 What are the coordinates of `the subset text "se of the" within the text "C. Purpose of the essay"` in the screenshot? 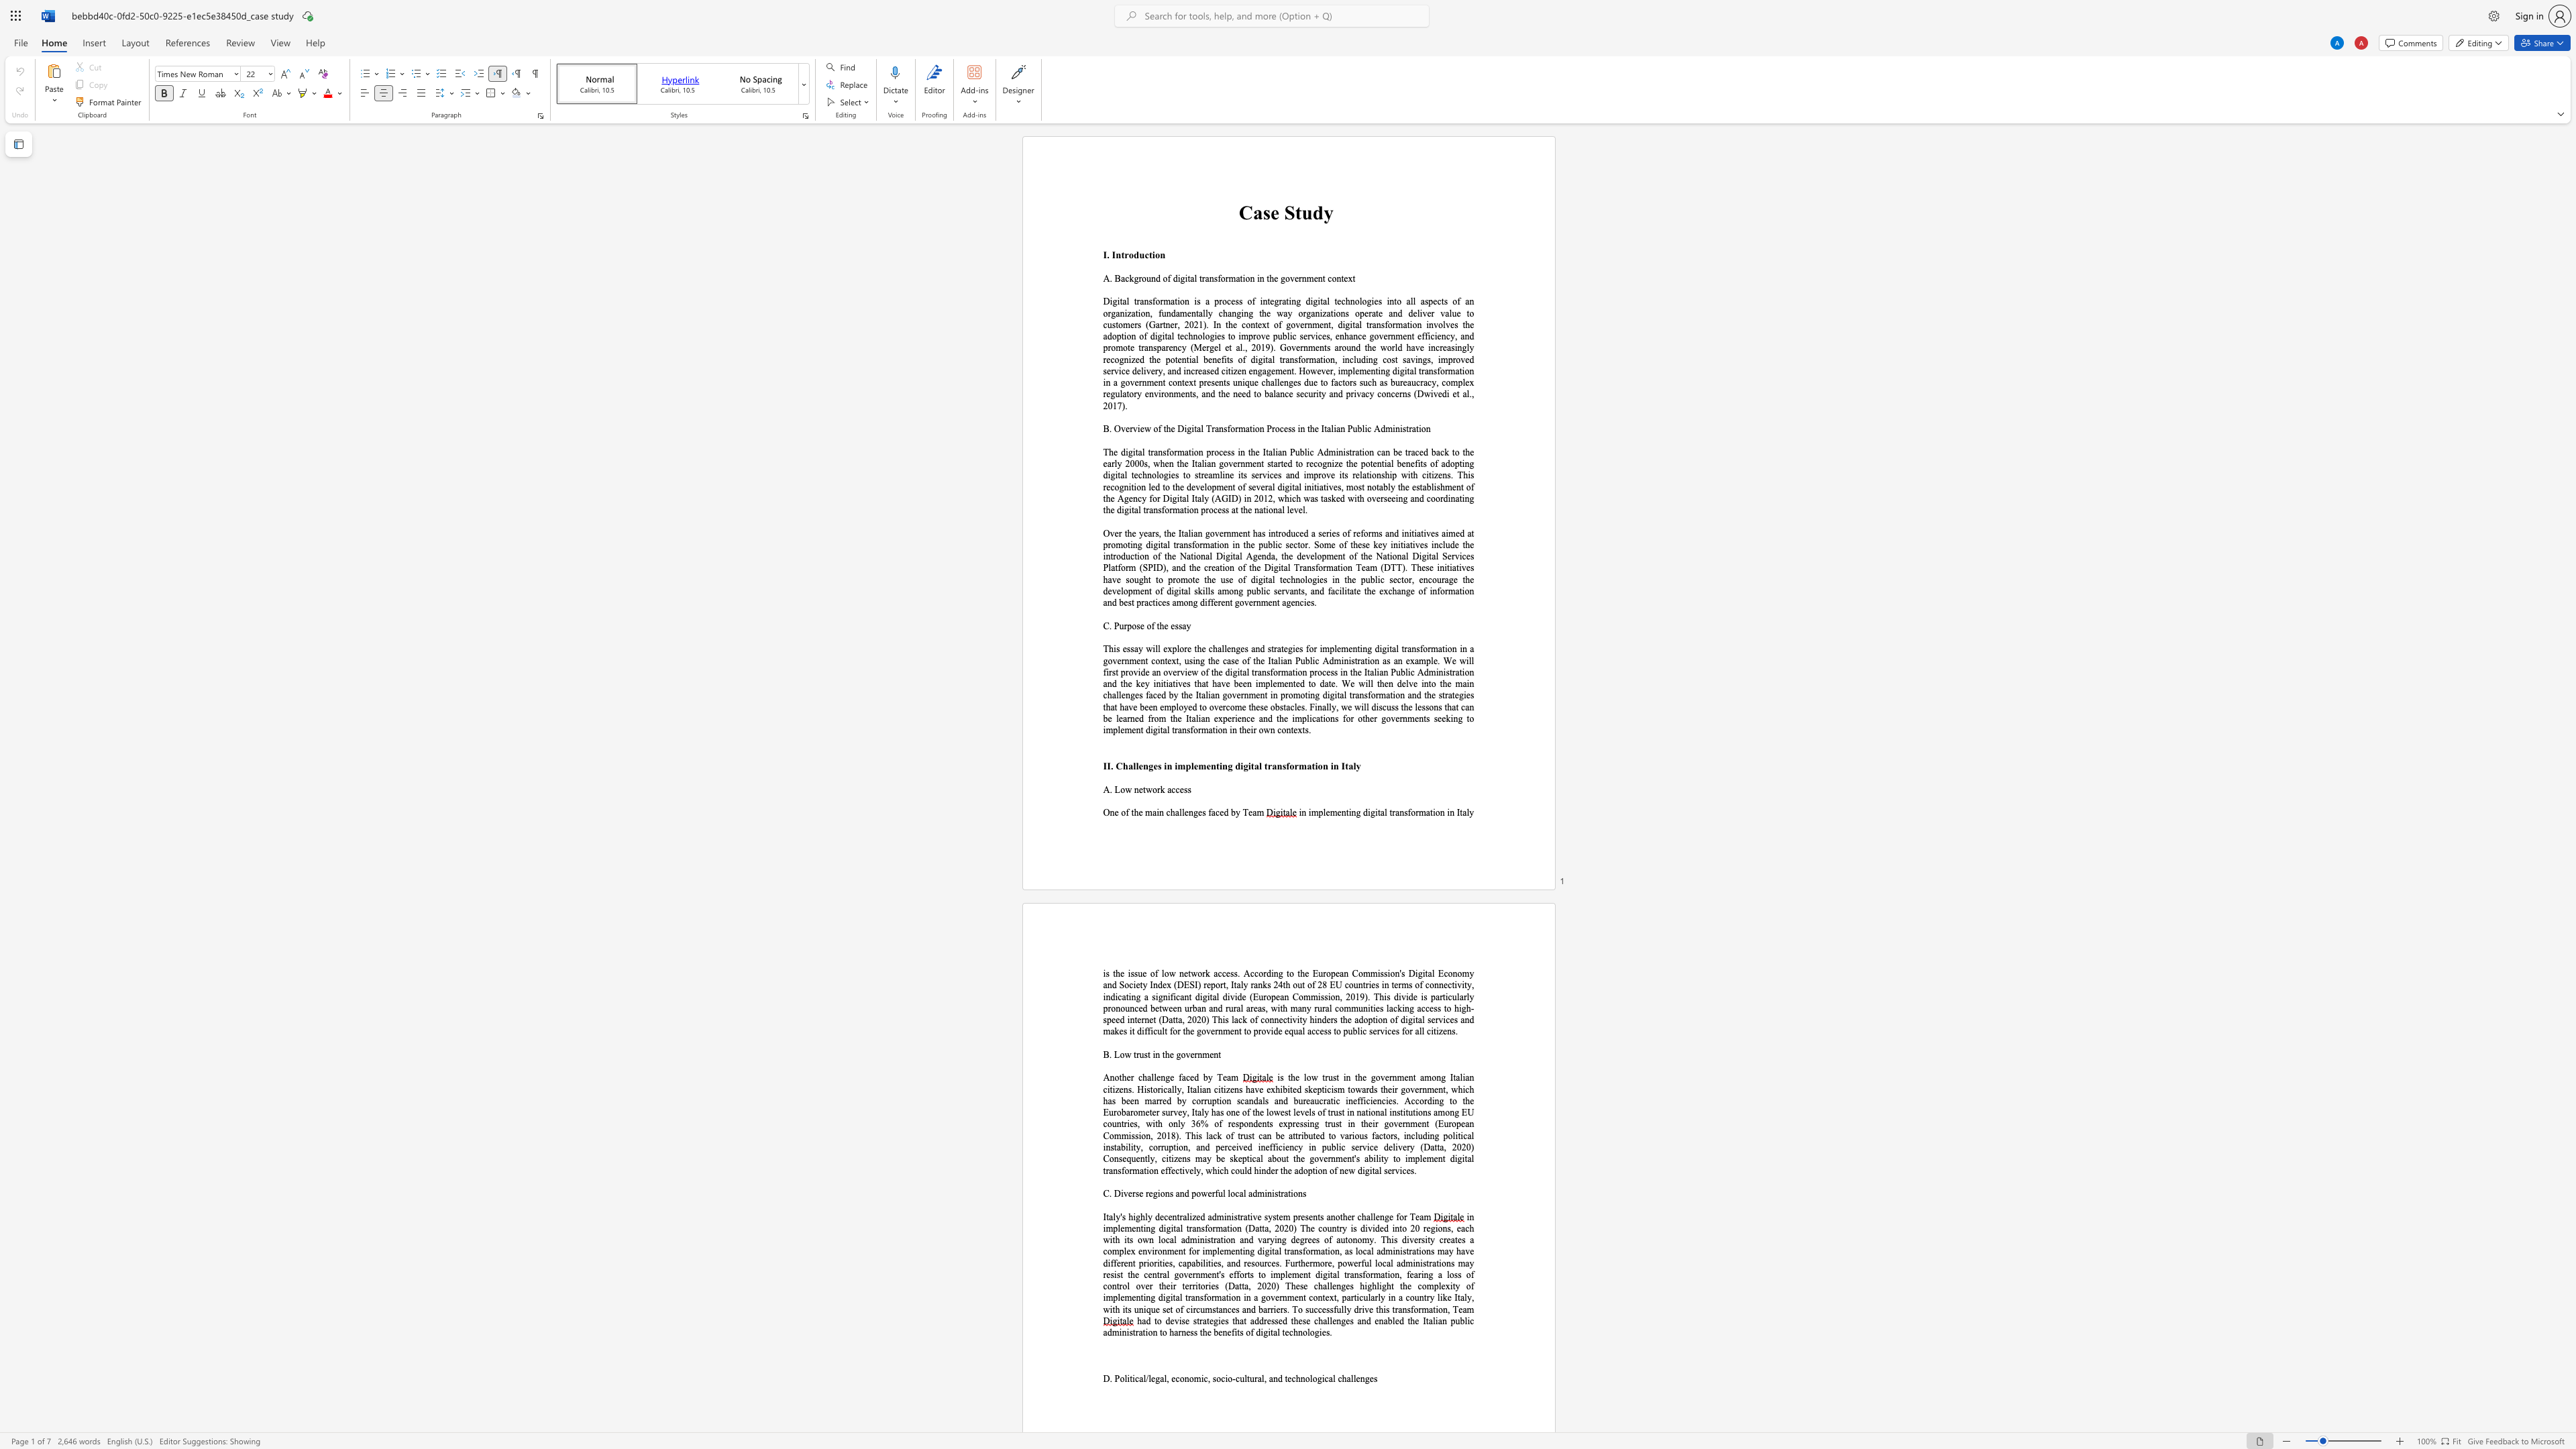 It's located at (1136, 625).